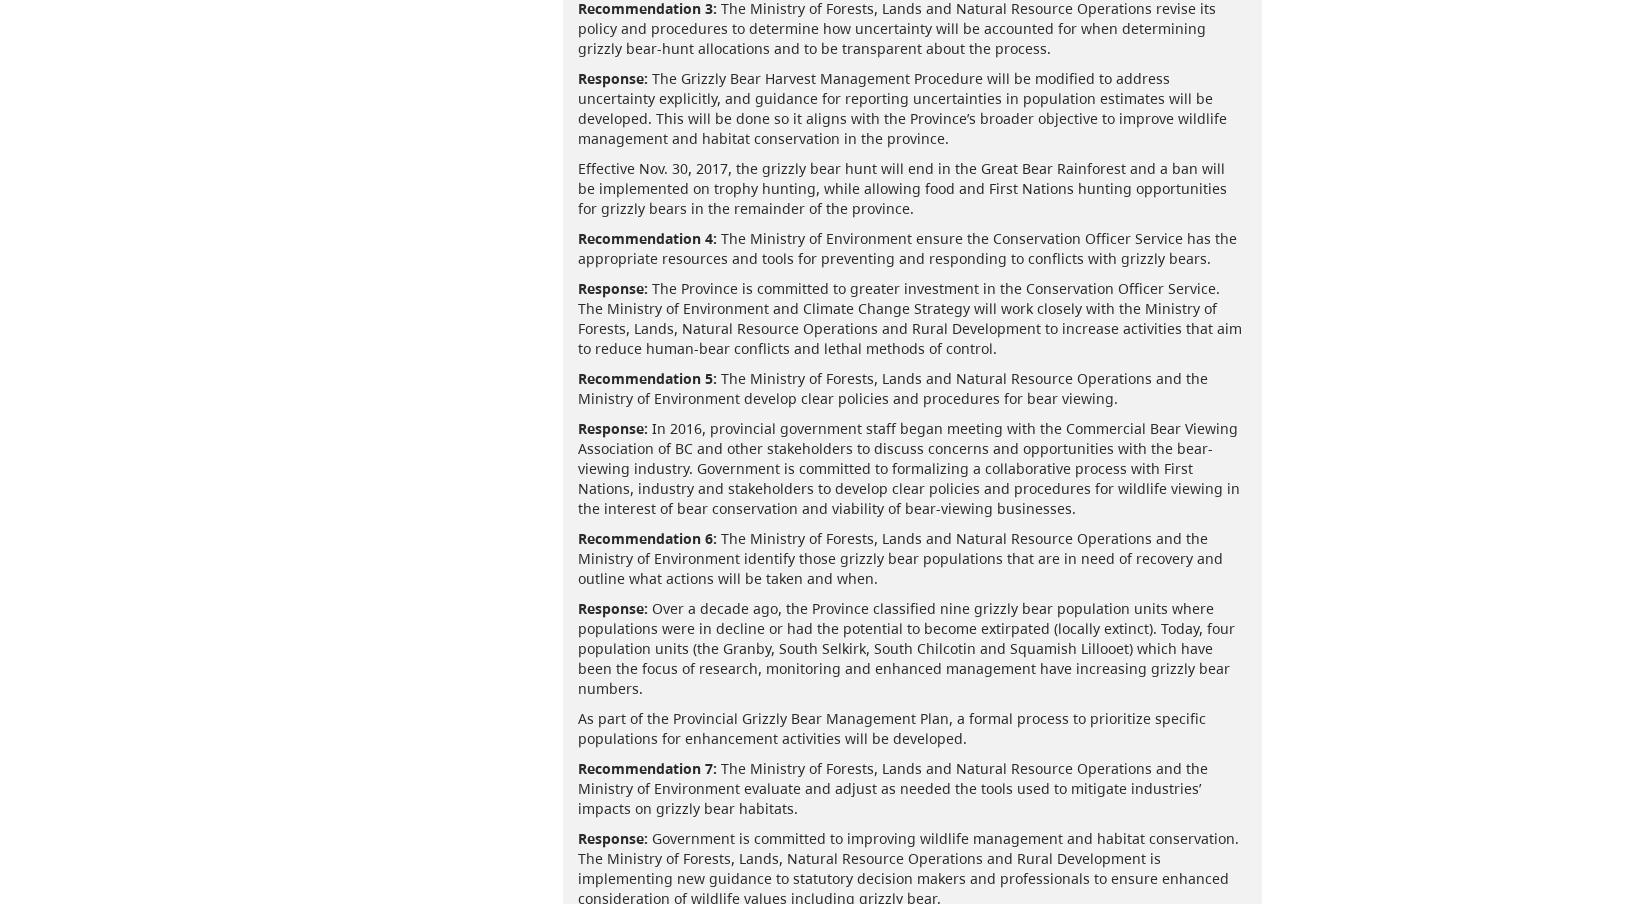 The height and width of the screenshot is (904, 1650). What do you see at coordinates (906, 246) in the screenshot?
I see `'The Ministry of Environment ensure the Conservation Officer Service has the appropriate resources and tools for preventing and responding to conflicts with grizzly bears.'` at bounding box center [906, 246].